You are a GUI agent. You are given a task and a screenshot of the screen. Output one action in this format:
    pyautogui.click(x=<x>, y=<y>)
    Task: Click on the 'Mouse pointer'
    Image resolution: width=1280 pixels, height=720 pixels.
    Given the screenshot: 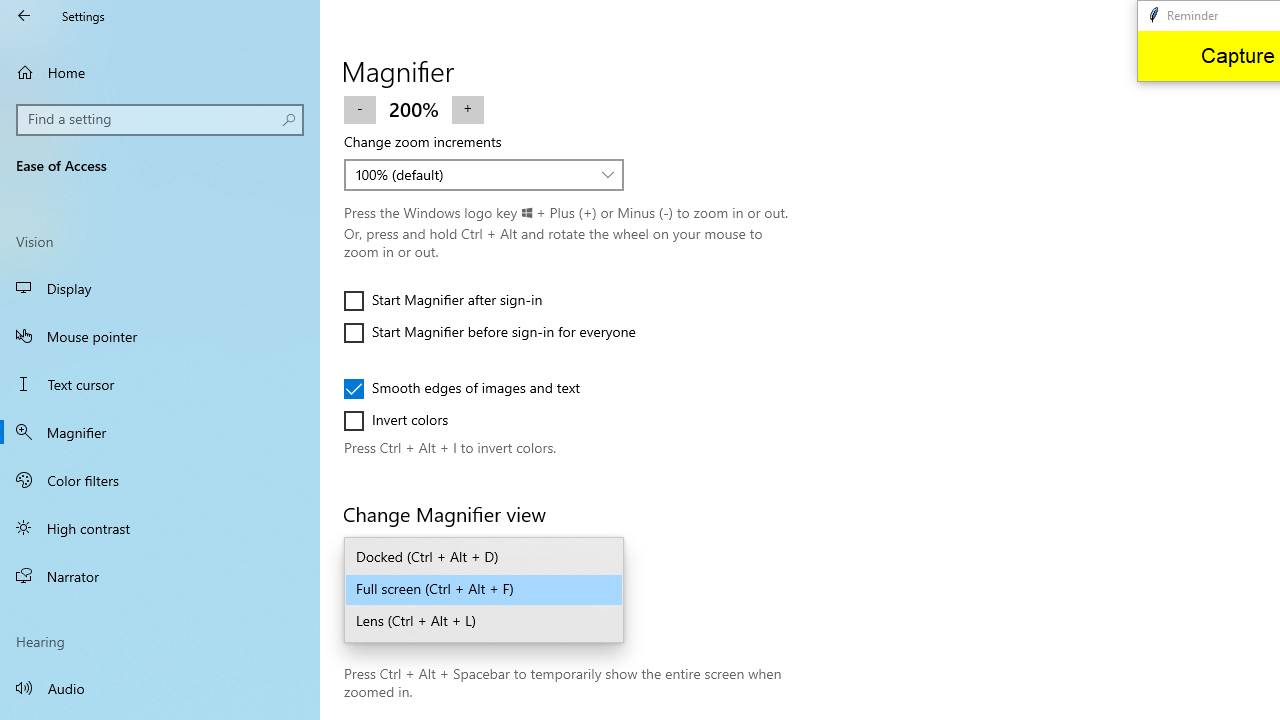 What is the action you would take?
    pyautogui.click(x=160, y=334)
    